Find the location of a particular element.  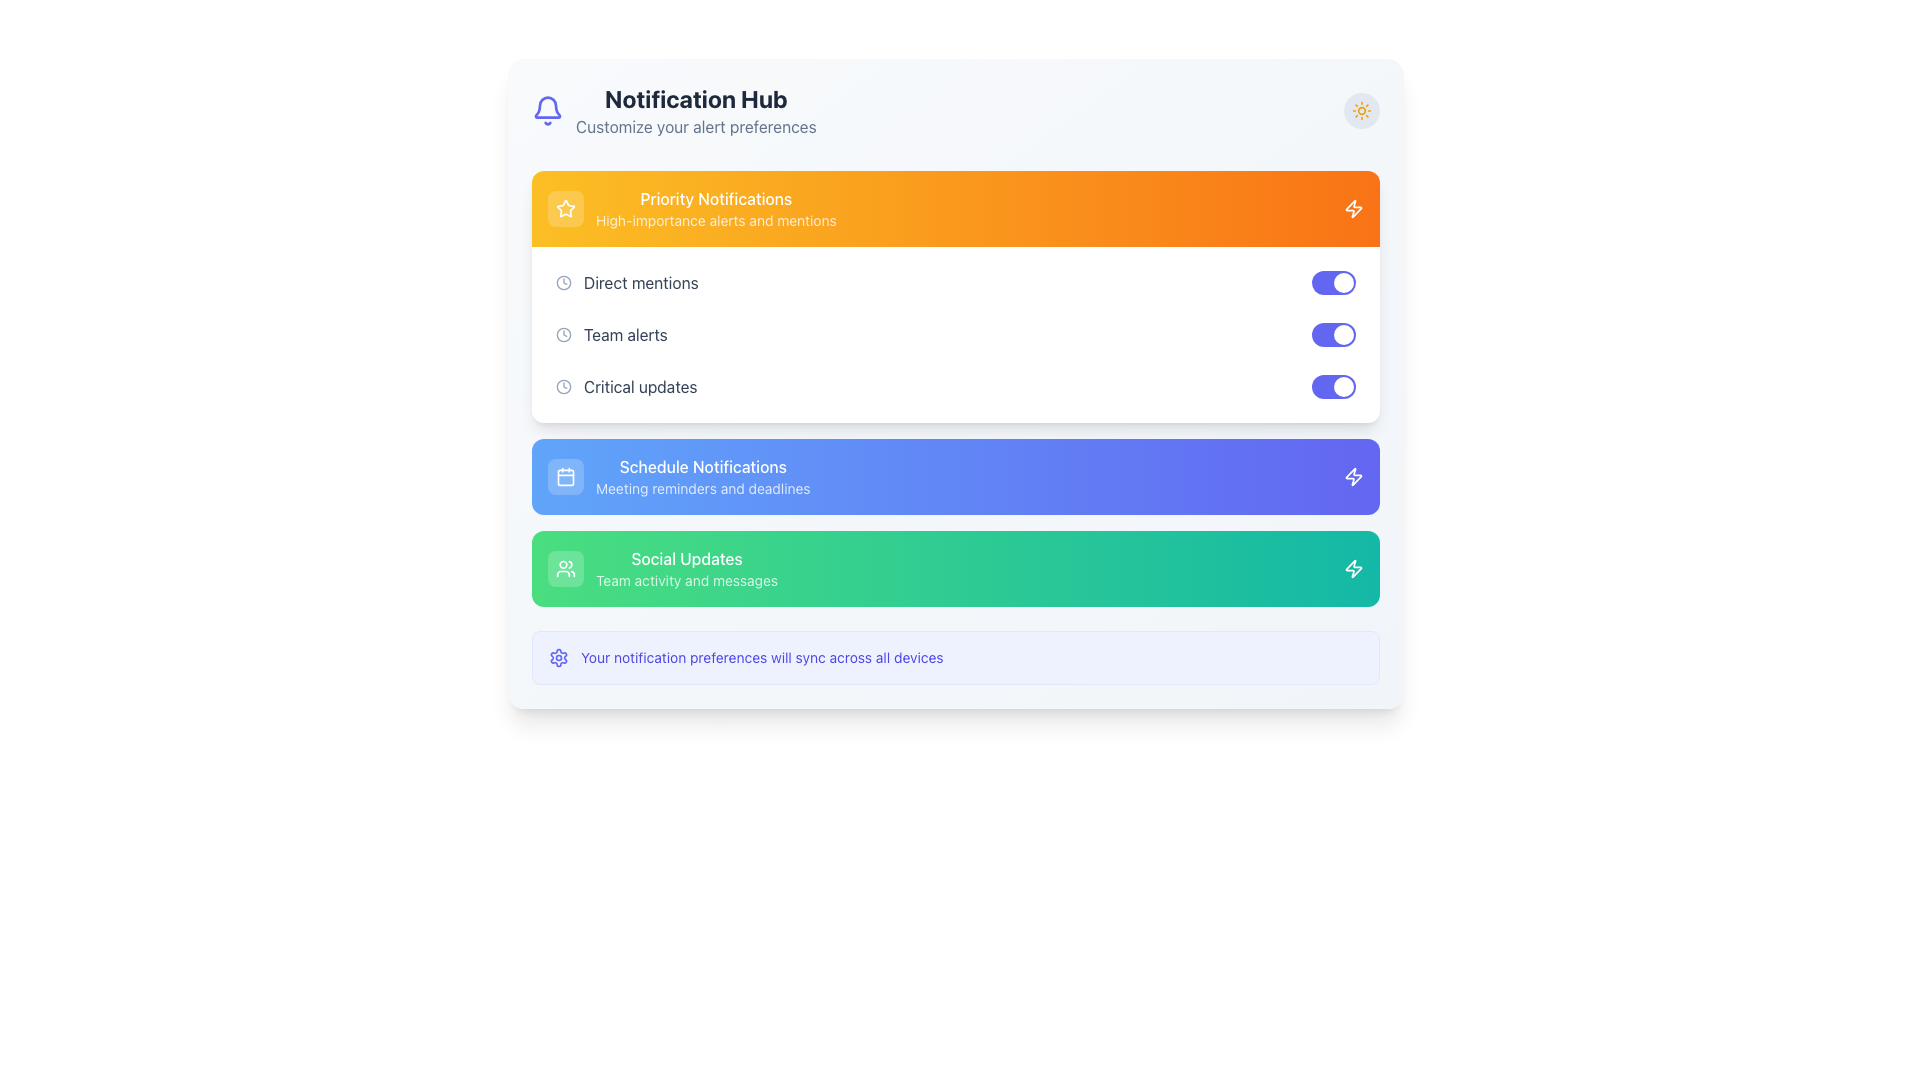

the clock SVG icon representing 'Team alerts' in the 'Priority Notifications' section, which is positioned first in its row among 'Direct mentions' and 'Critical updates' is located at coordinates (563, 334).